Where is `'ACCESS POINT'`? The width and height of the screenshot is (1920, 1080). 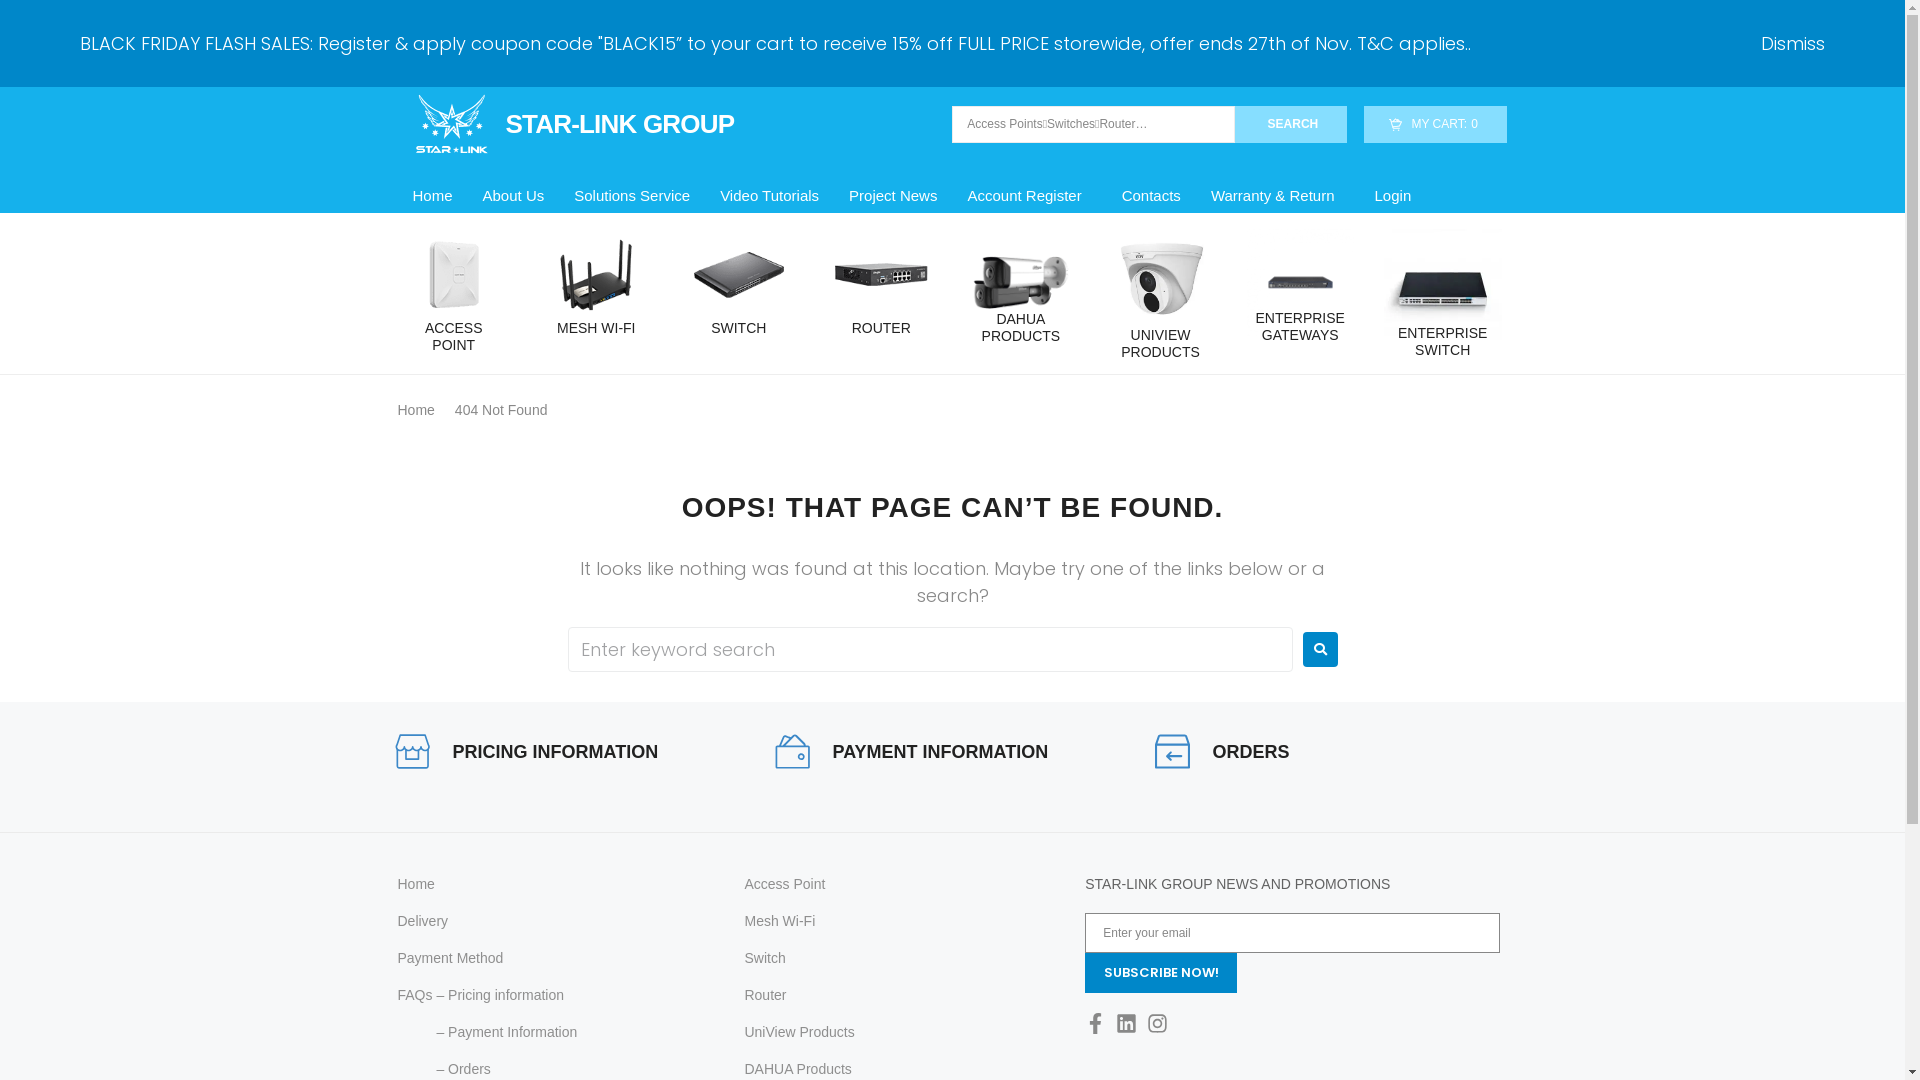
'ACCESS POINT' is located at coordinates (453, 335).